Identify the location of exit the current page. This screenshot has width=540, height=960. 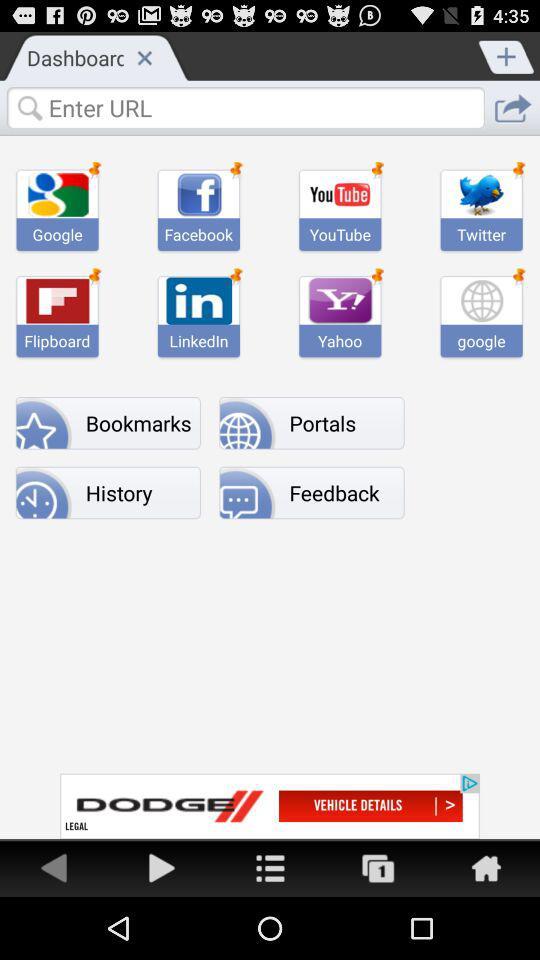
(143, 56).